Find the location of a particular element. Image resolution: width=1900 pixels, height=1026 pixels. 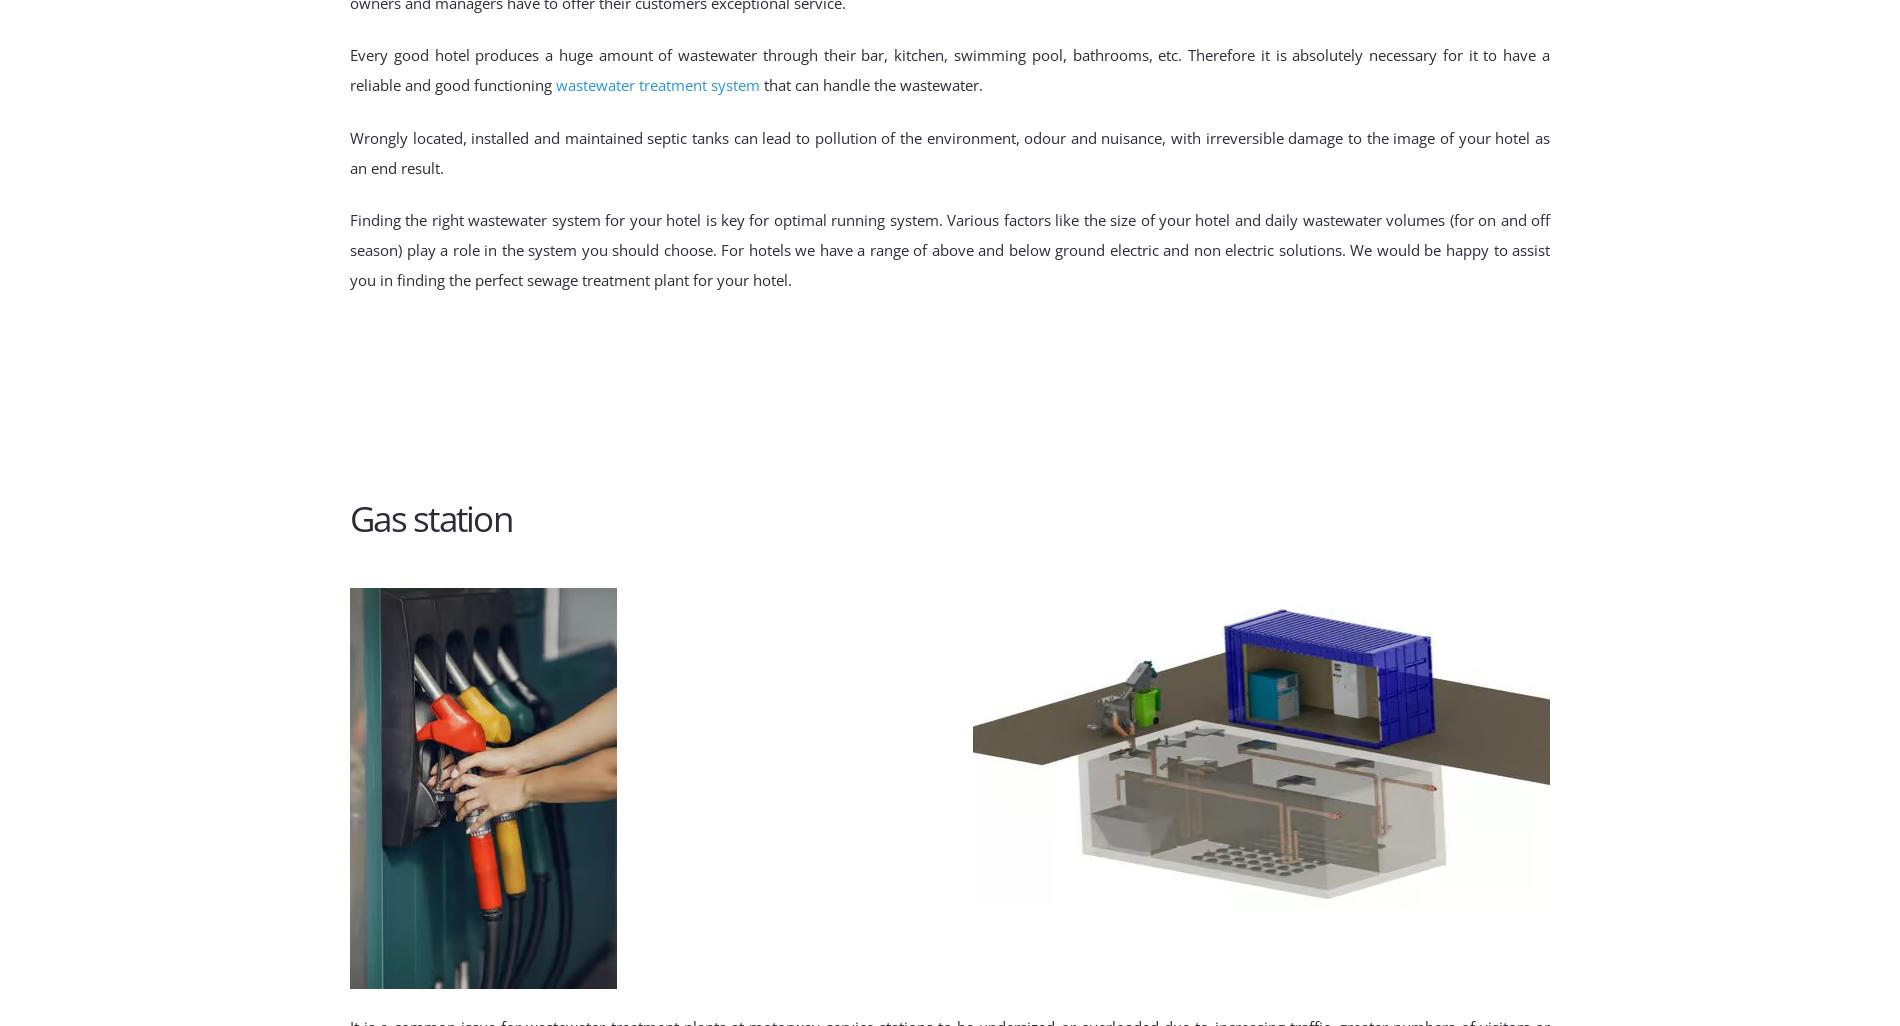

'wastewater treatment system' is located at coordinates (657, 83).